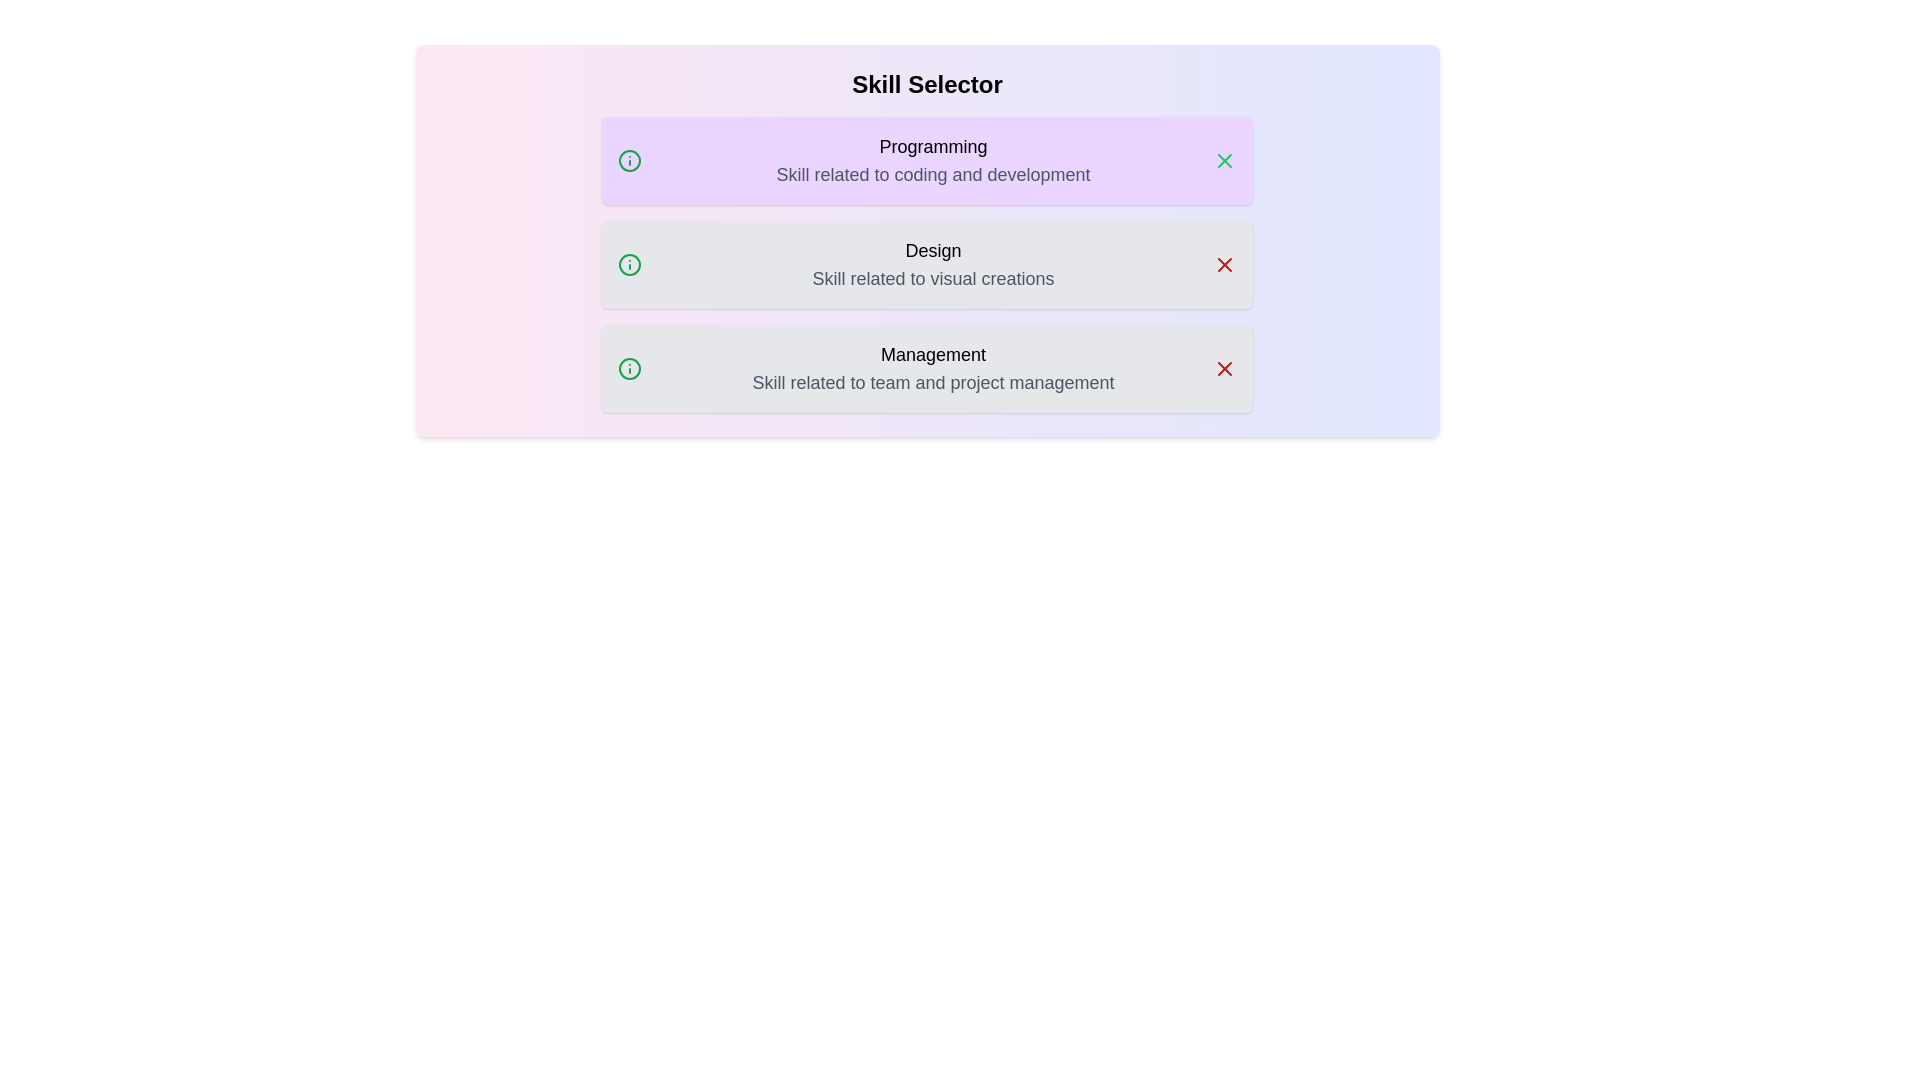  Describe the element at coordinates (926, 369) in the screenshot. I see `the skill Management` at that location.